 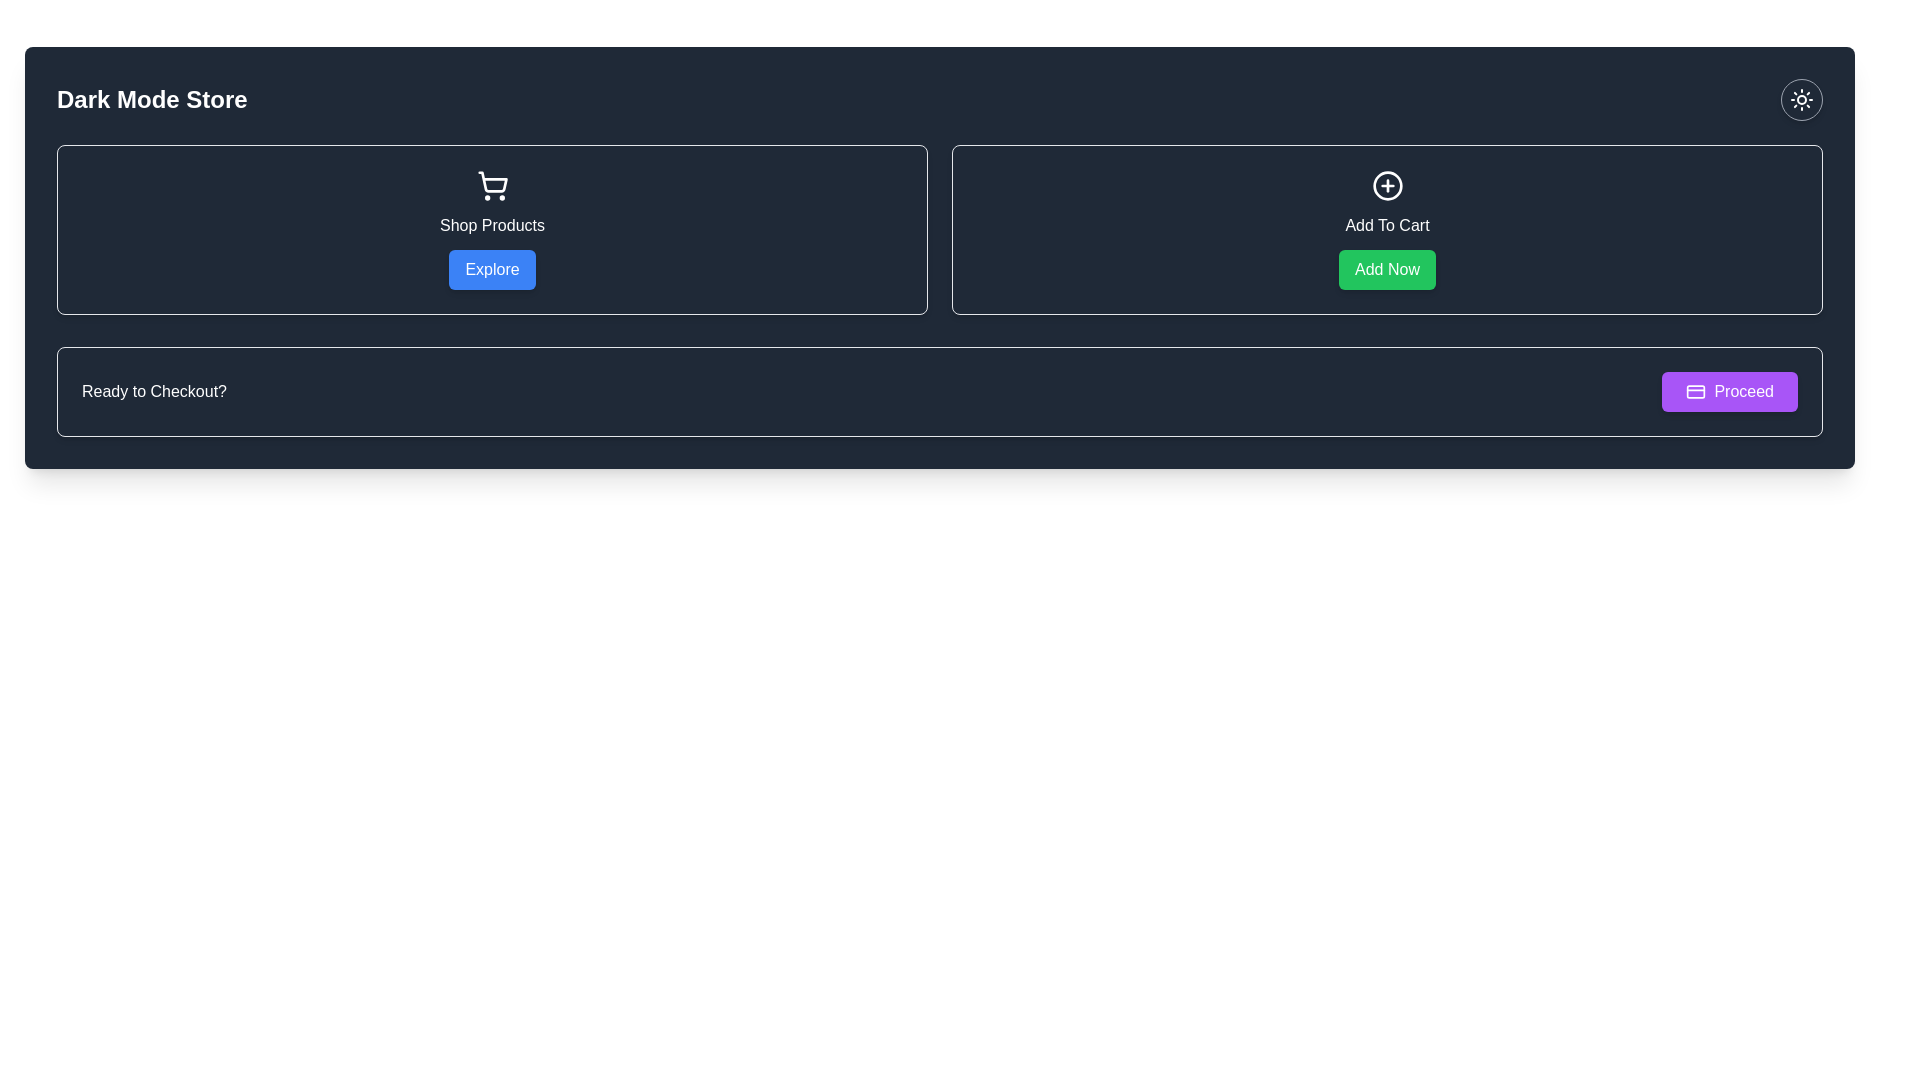 What do you see at coordinates (1695, 392) in the screenshot?
I see `the decorative part of the credit card icon located at the center of the graphic representation` at bounding box center [1695, 392].